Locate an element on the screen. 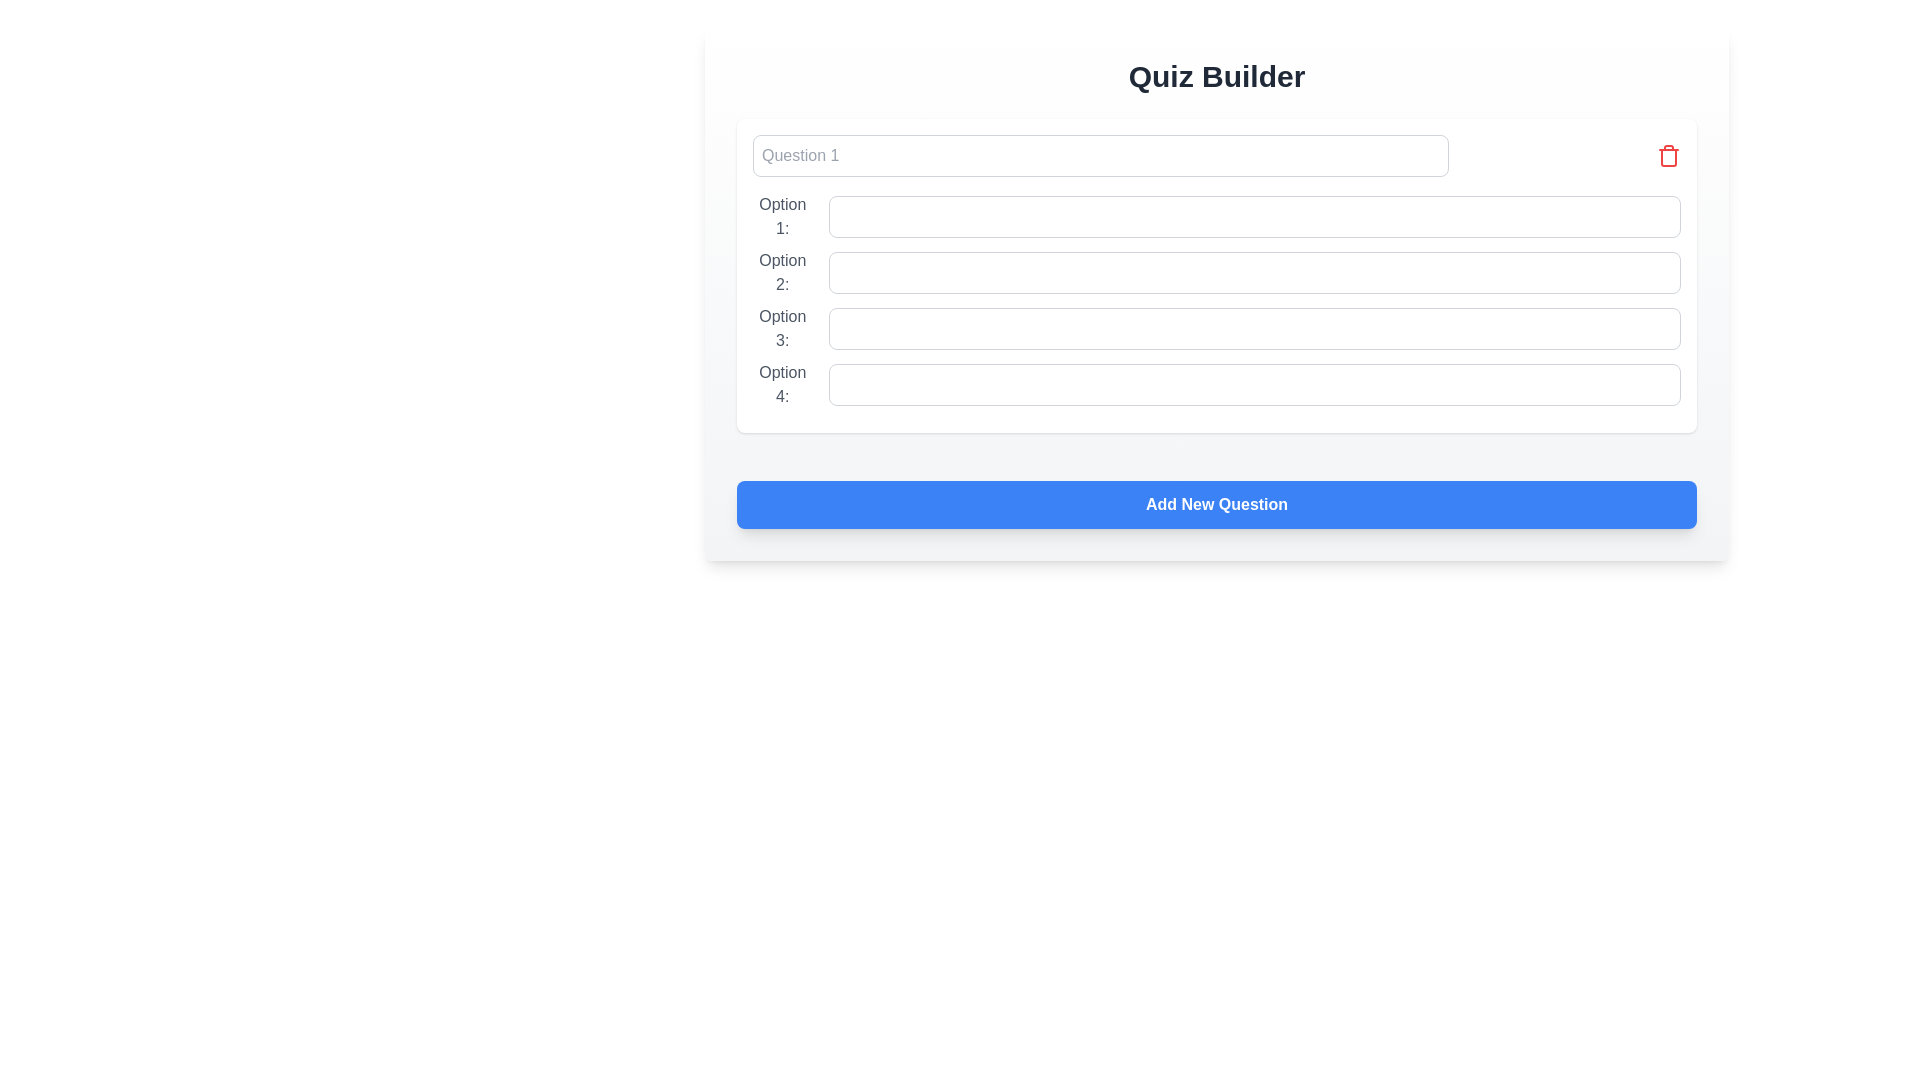 This screenshot has height=1080, width=1920. the single-line text input box with a light gray background and placeholder text 'Question 1' by tabbing to it from another field is located at coordinates (1099, 154).